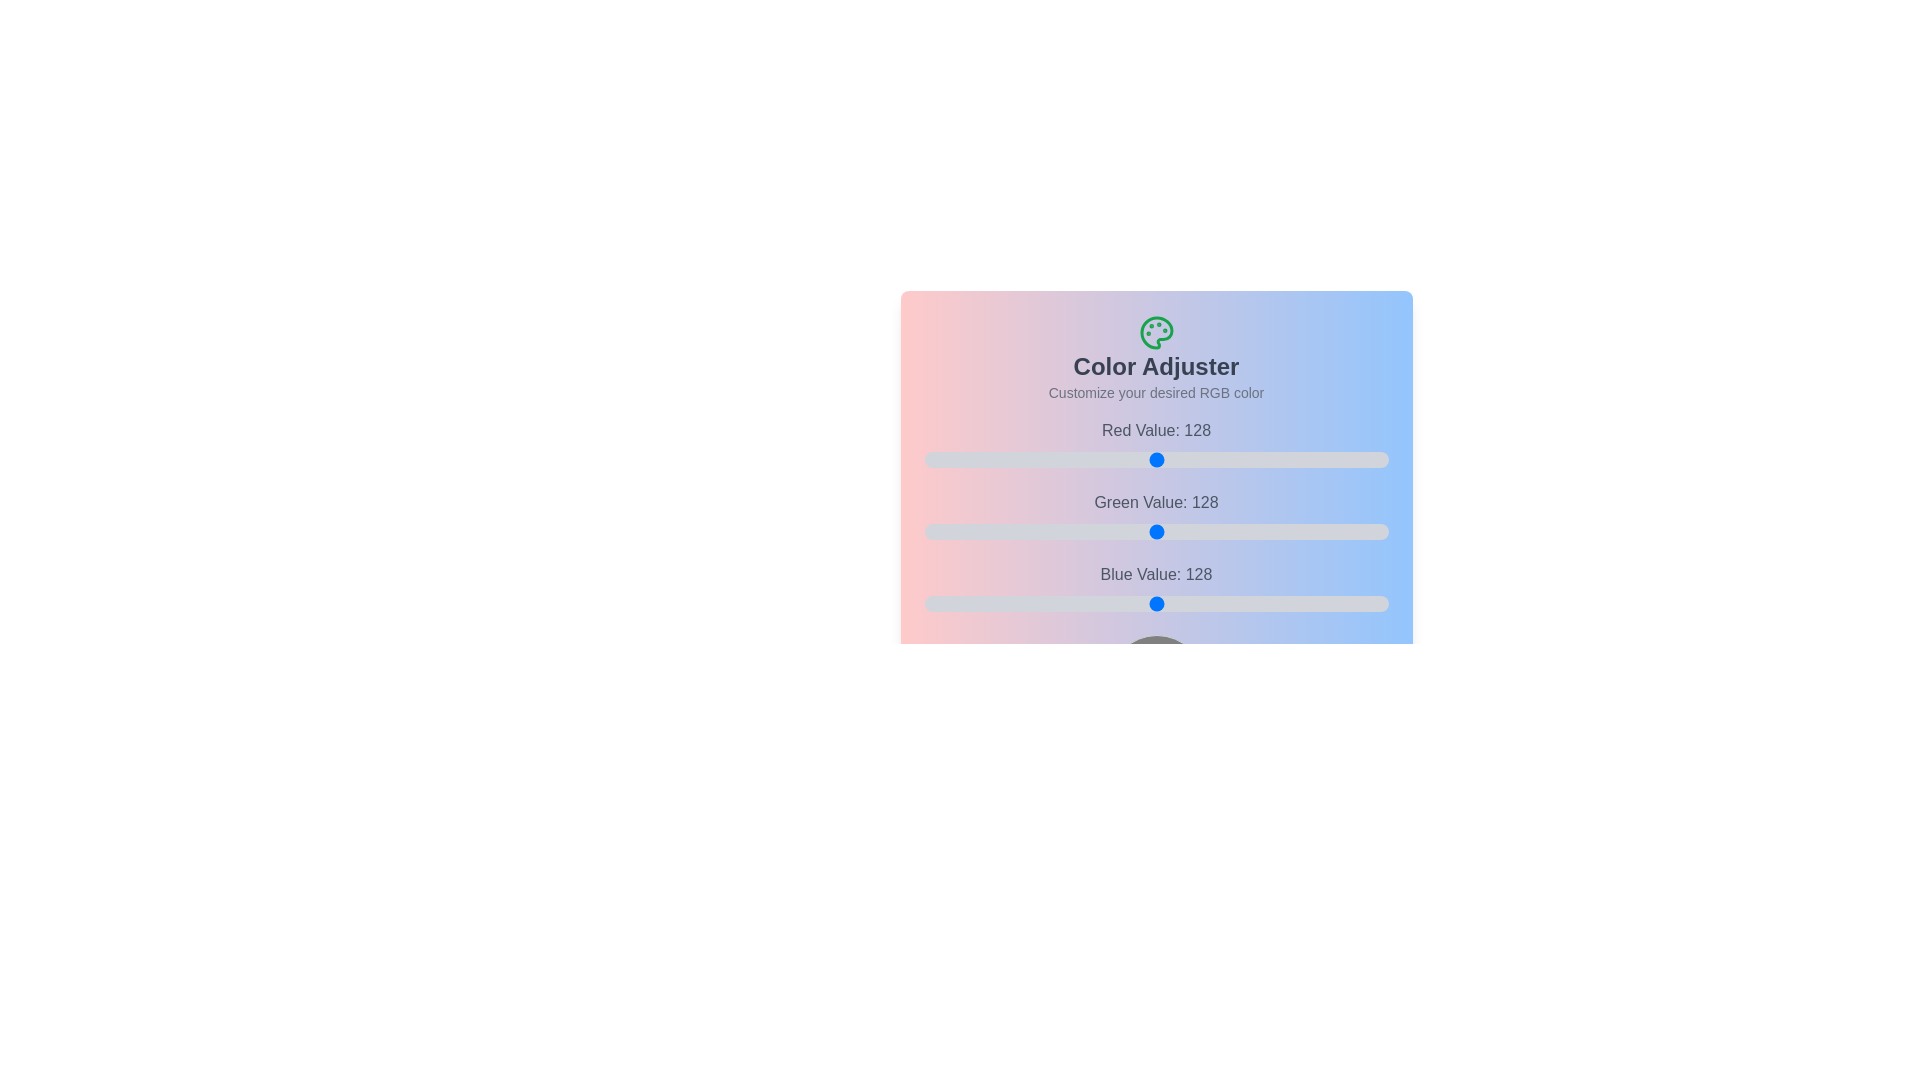  What do you see at coordinates (1225, 459) in the screenshot?
I see `the 0 slider to 77` at bounding box center [1225, 459].